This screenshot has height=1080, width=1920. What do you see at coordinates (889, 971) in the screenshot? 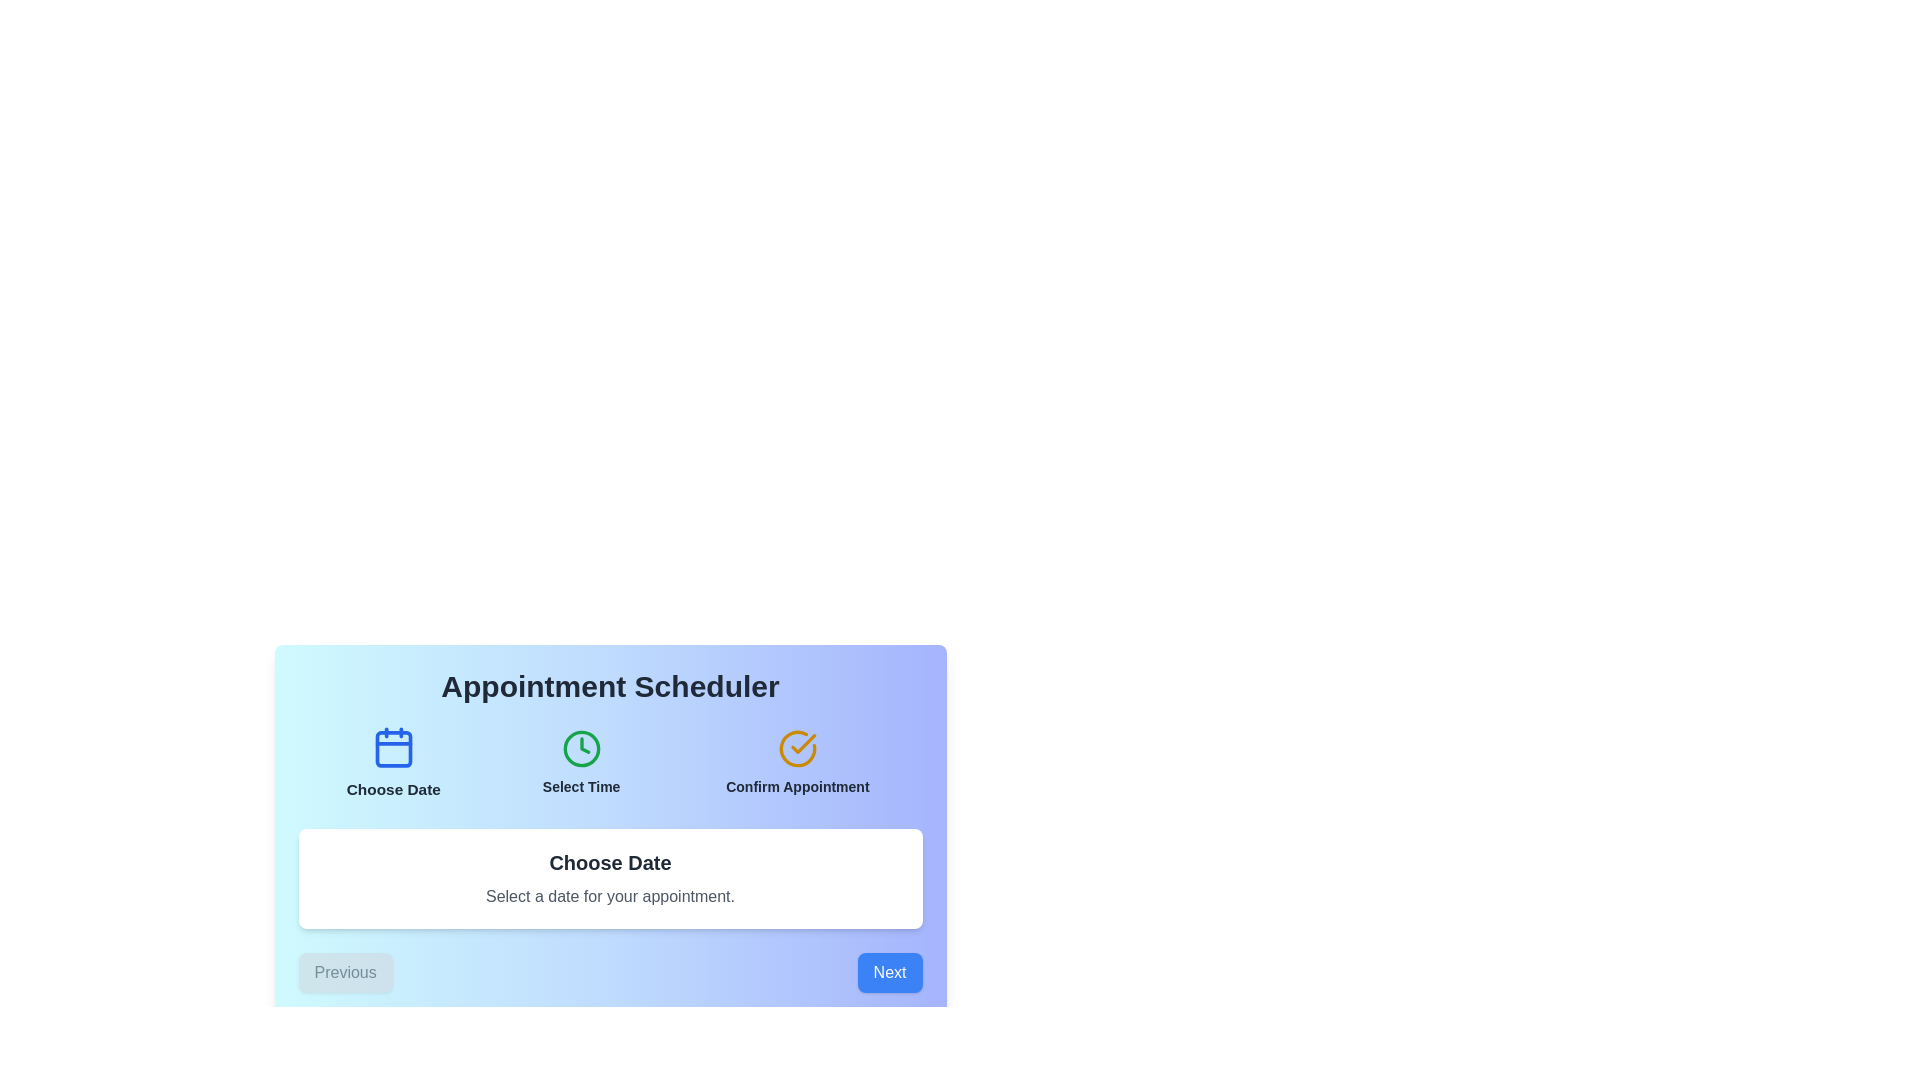
I see `the Next button to navigate the appointment scheduler` at bounding box center [889, 971].